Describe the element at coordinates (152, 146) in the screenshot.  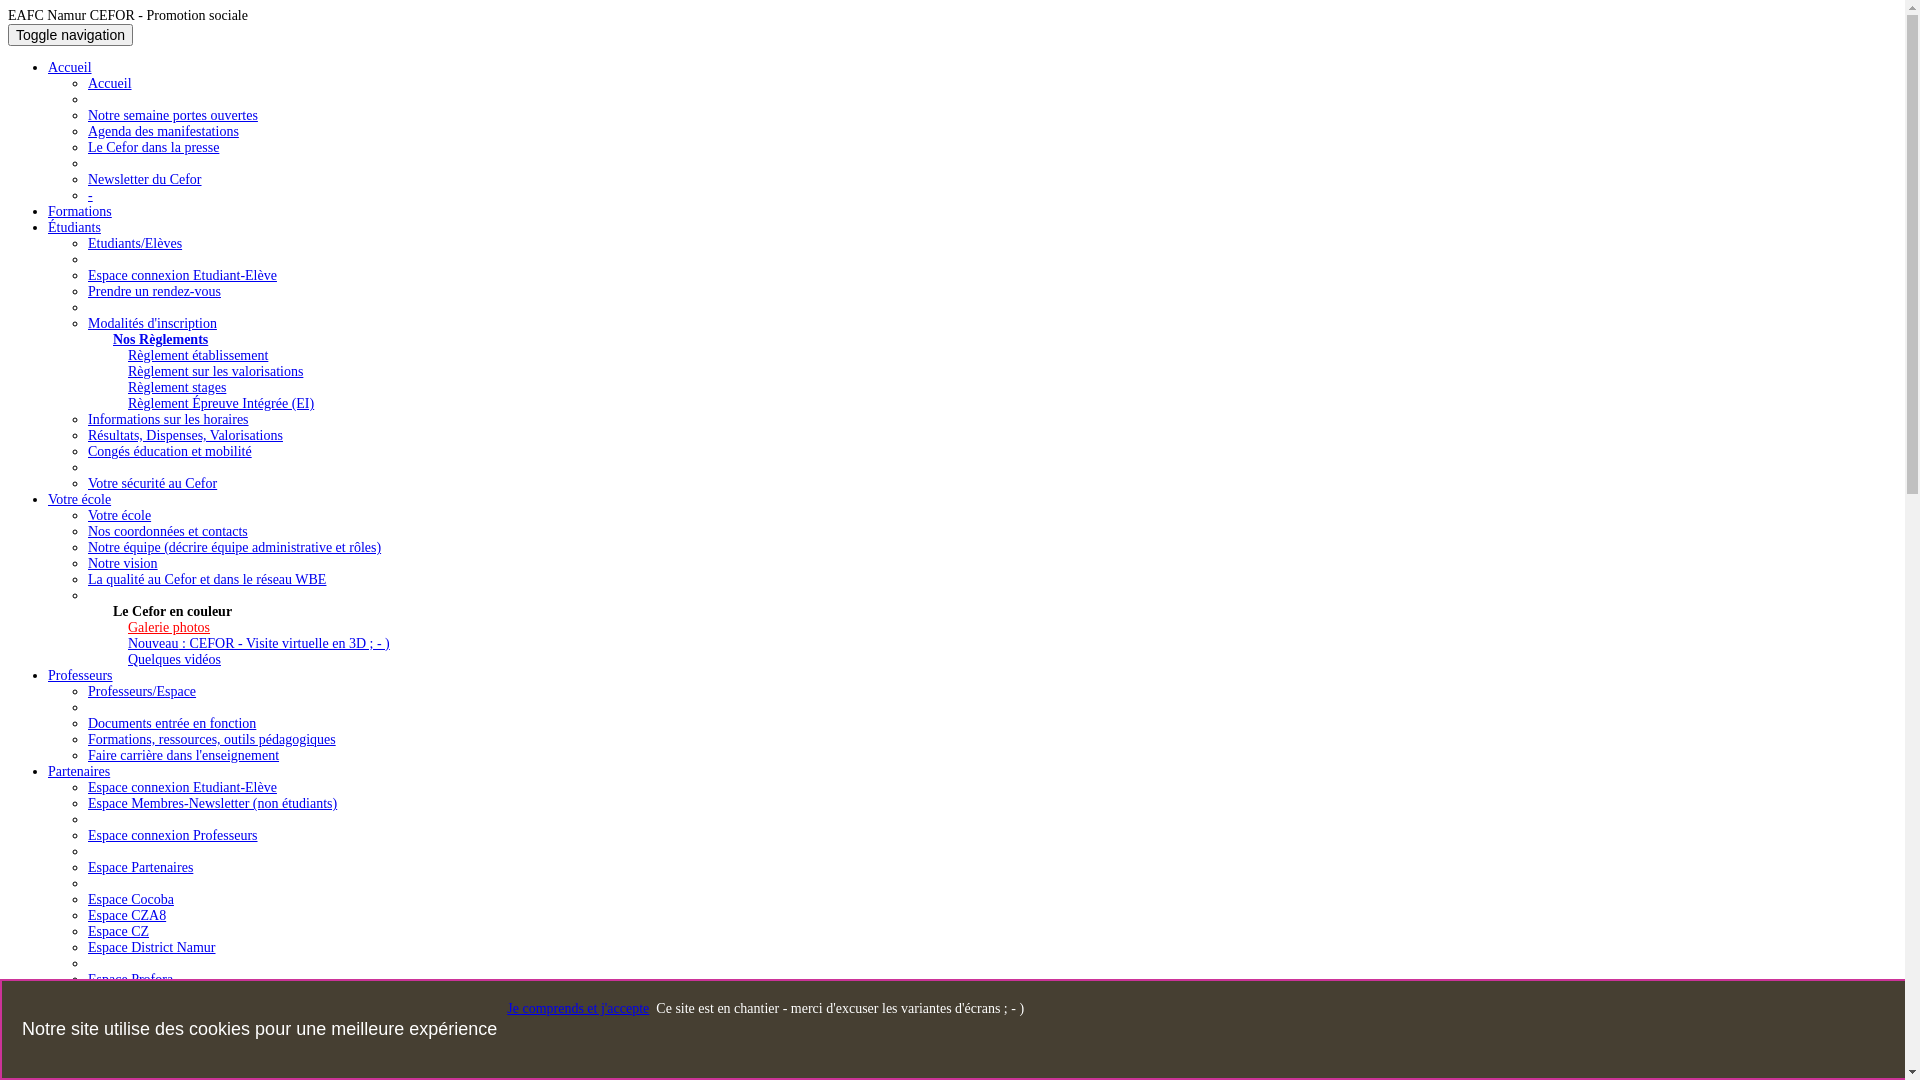
I see `'Le Cefor dans la presse'` at that location.